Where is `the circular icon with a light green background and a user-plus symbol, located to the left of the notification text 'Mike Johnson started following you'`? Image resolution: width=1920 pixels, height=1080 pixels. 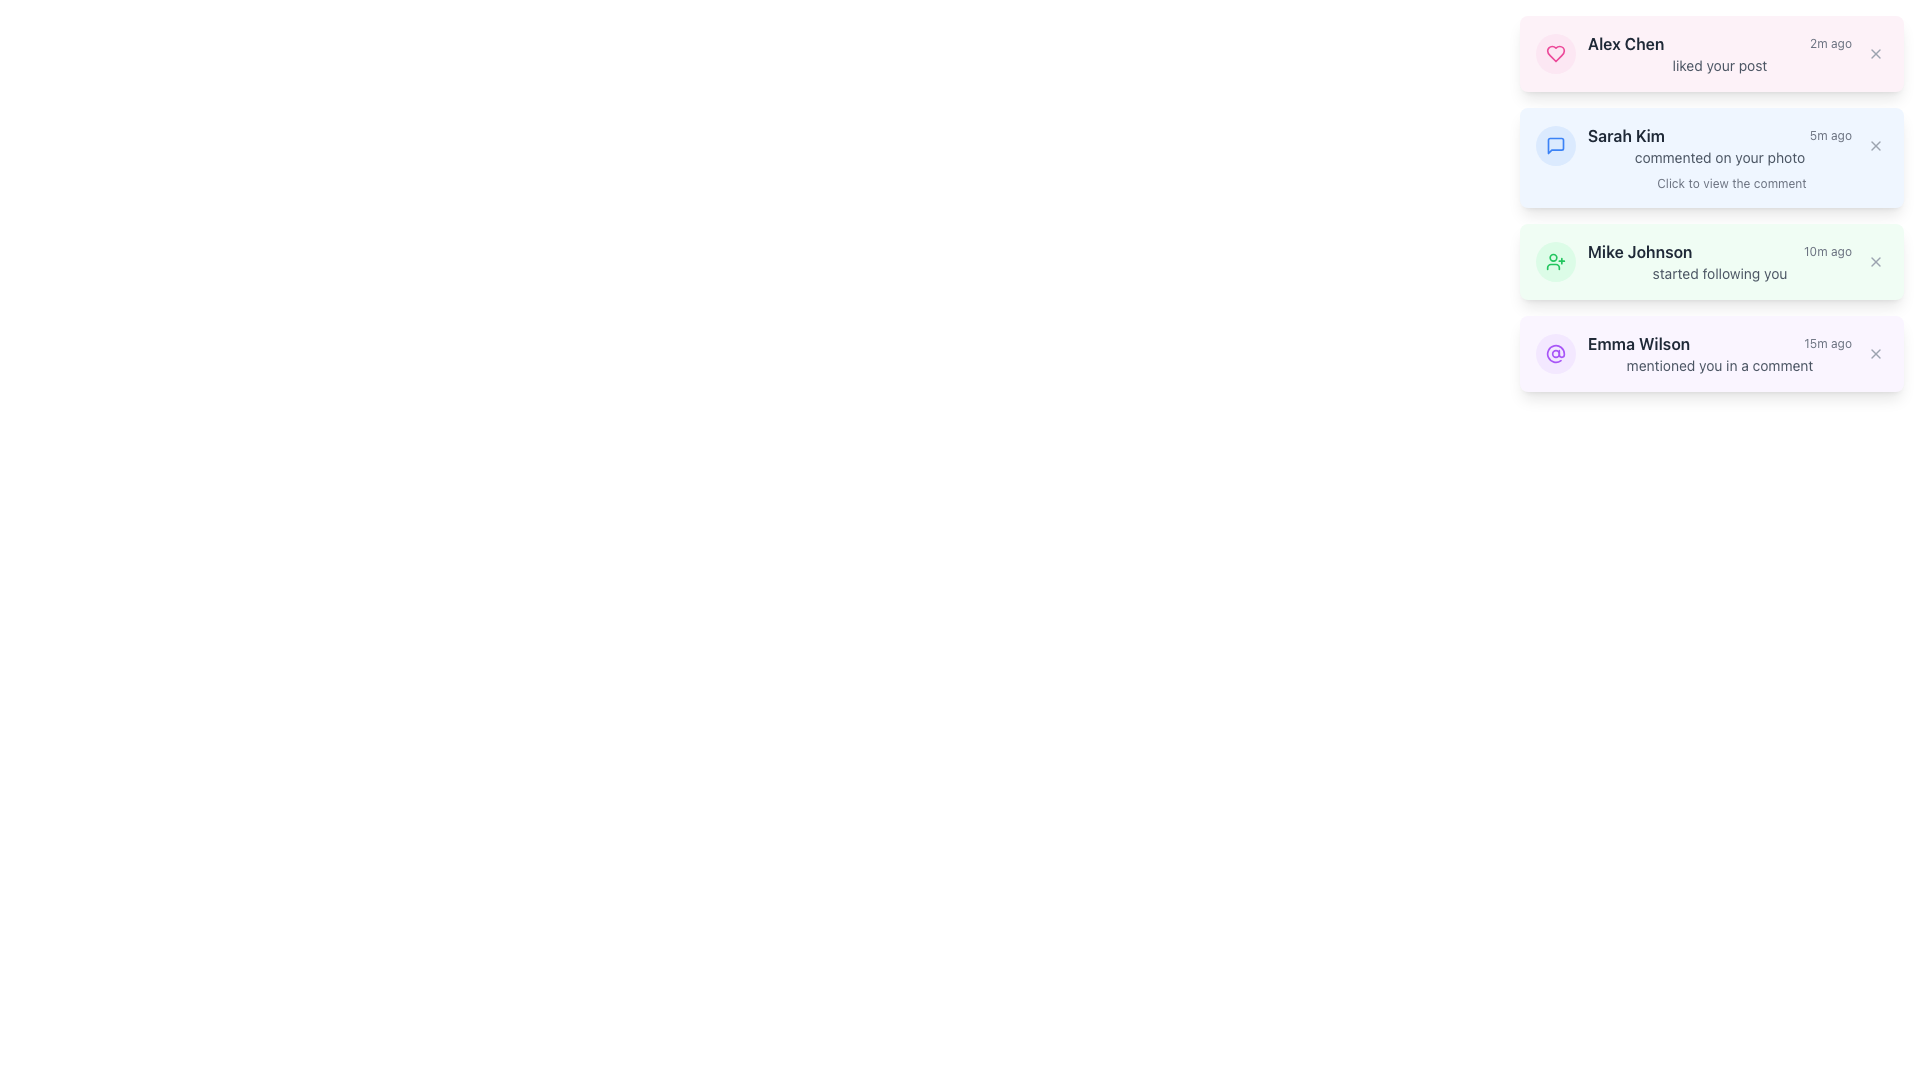 the circular icon with a light green background and a user-plus symbol, located to the left of the notification text 'Mike Johnson started following you' is located at coordinates (1554, 261).